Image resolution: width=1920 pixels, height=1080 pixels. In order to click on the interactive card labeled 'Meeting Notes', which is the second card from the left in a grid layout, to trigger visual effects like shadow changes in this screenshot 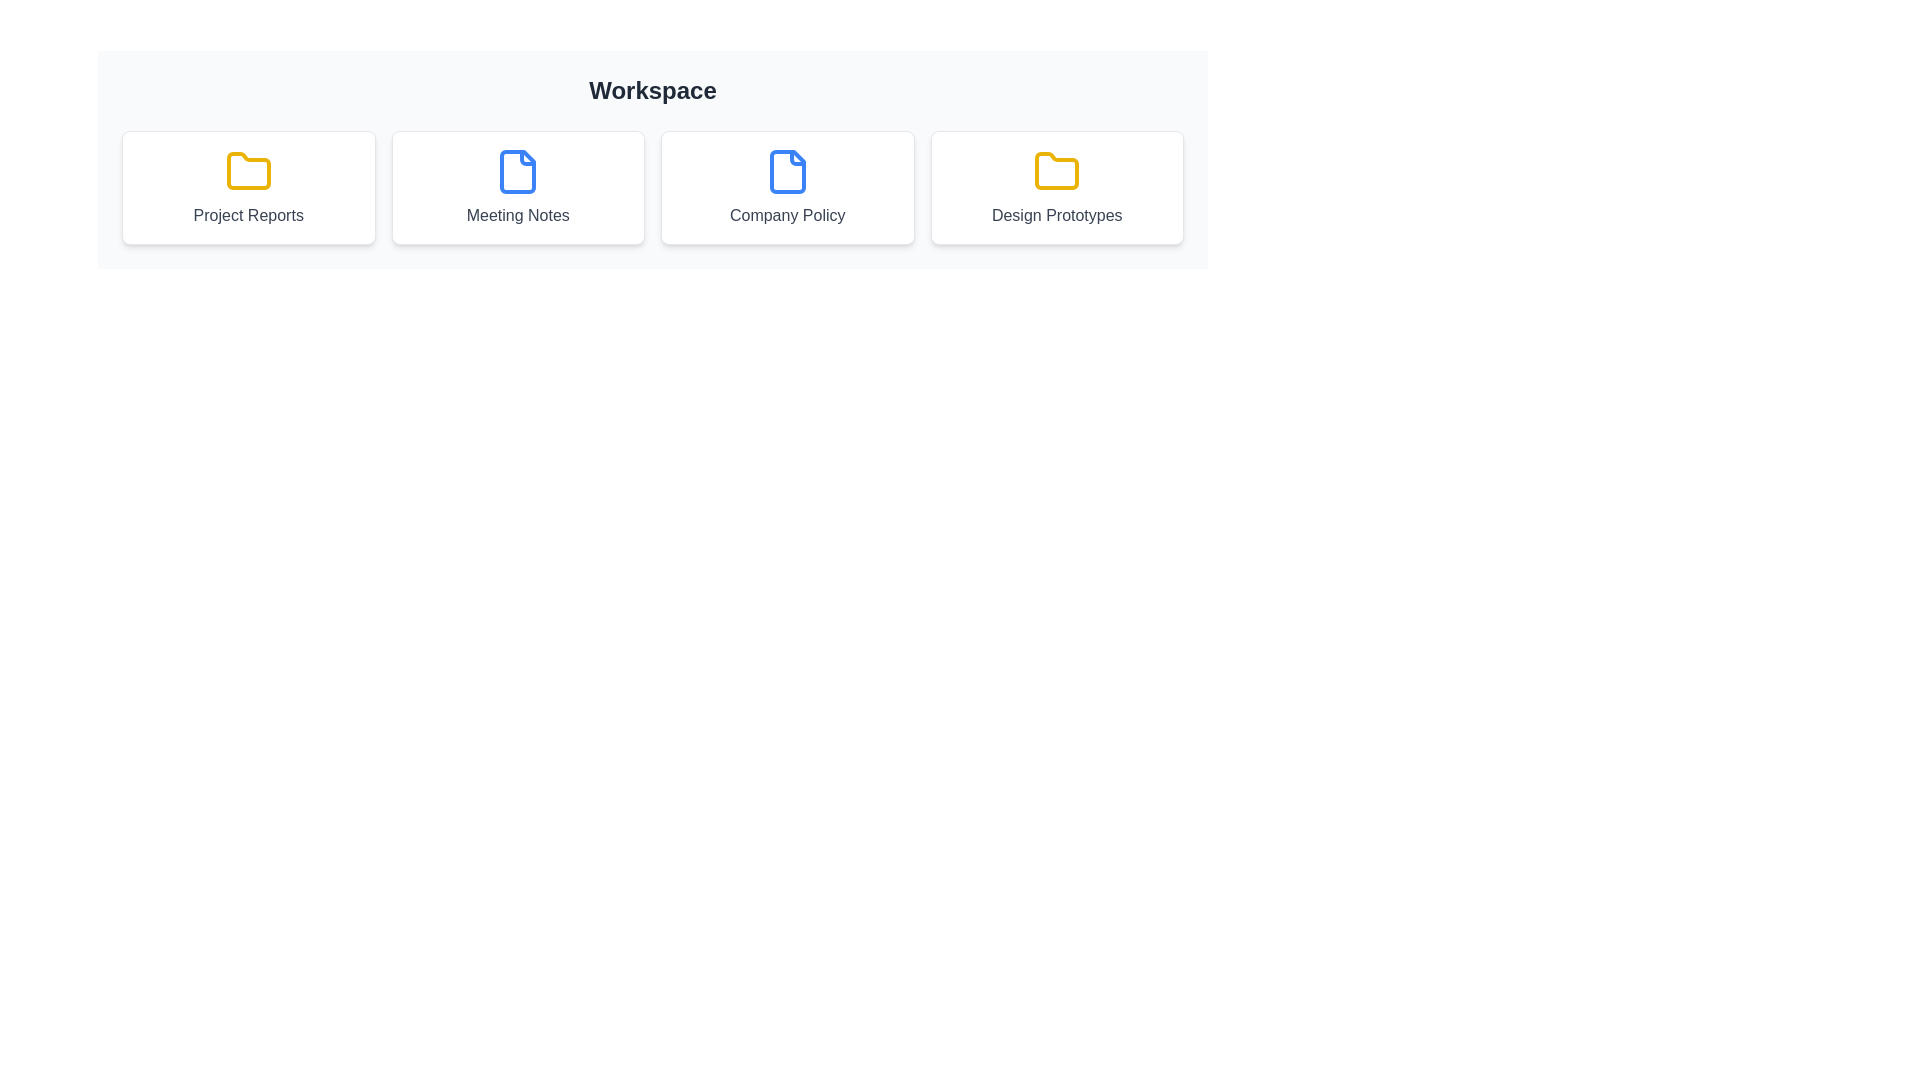, I will do `click(518, 188)`.